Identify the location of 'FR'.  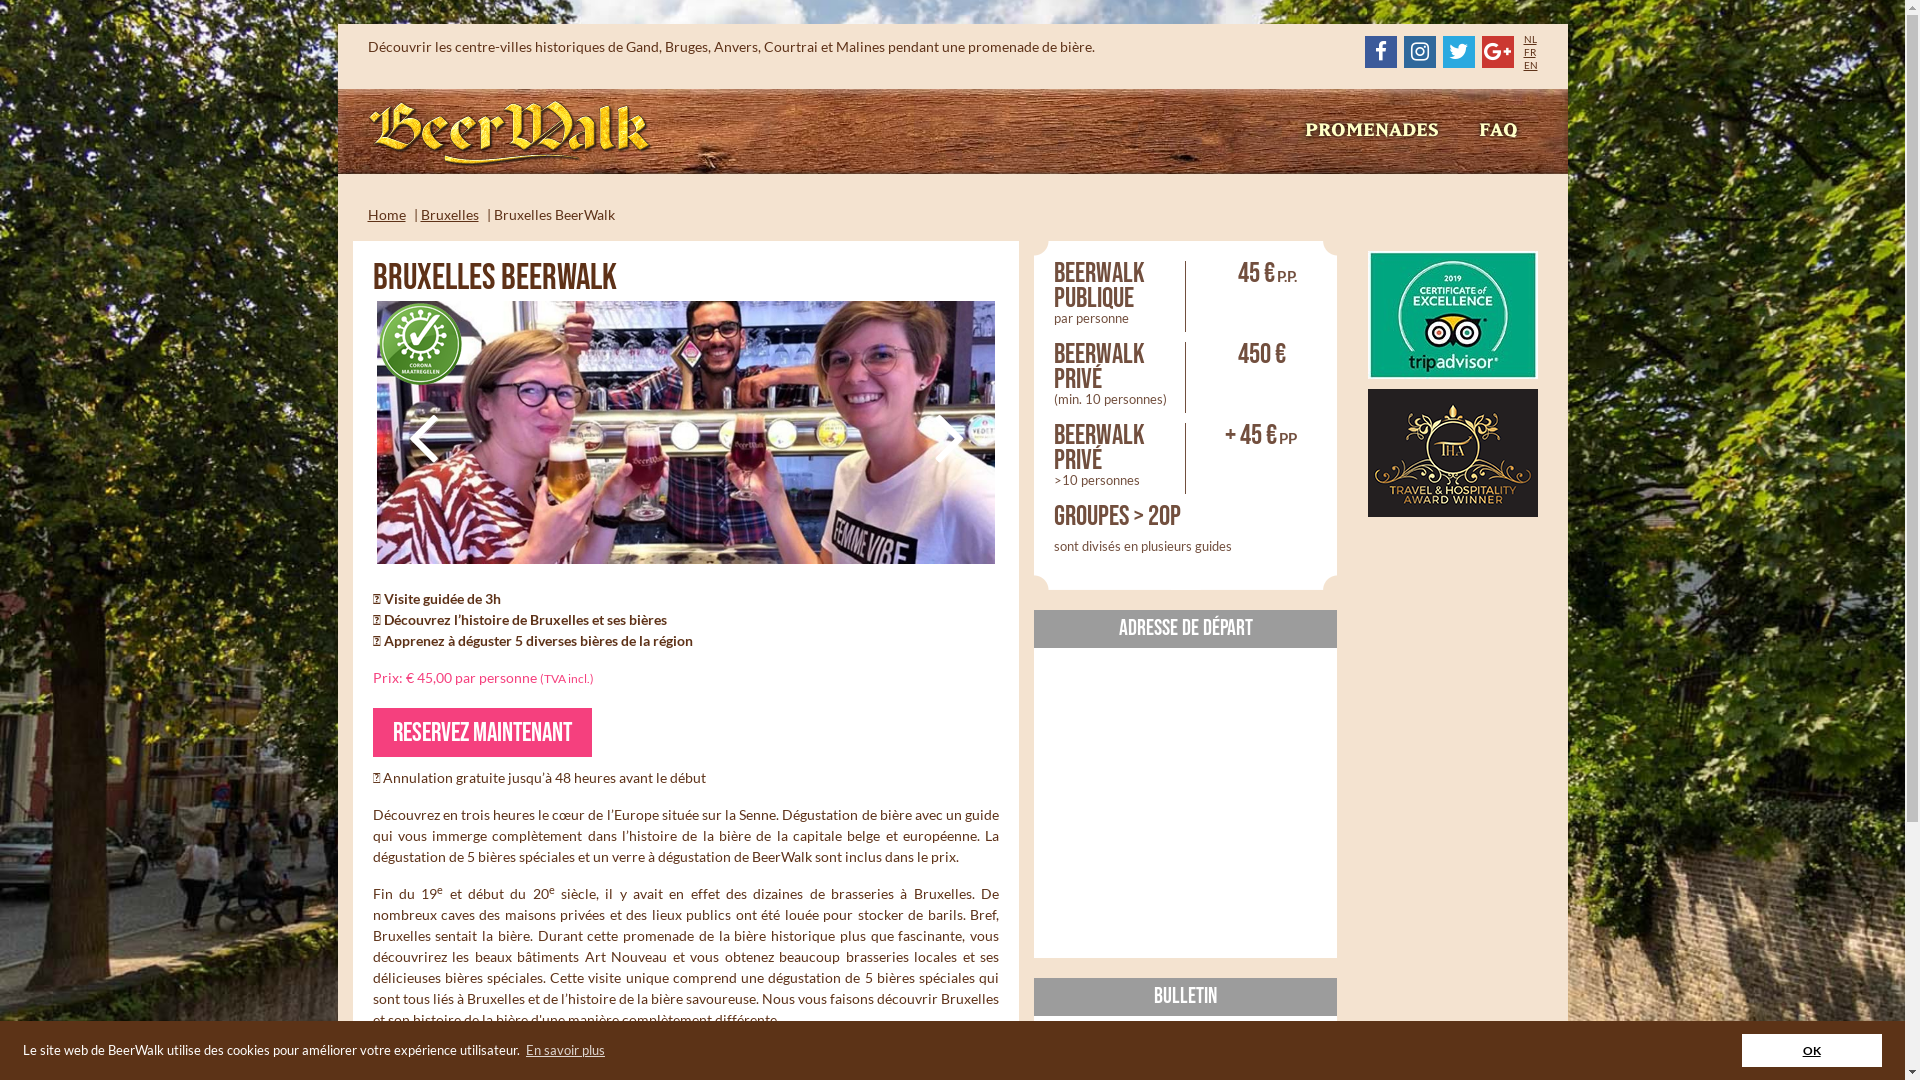
(1529, 50).